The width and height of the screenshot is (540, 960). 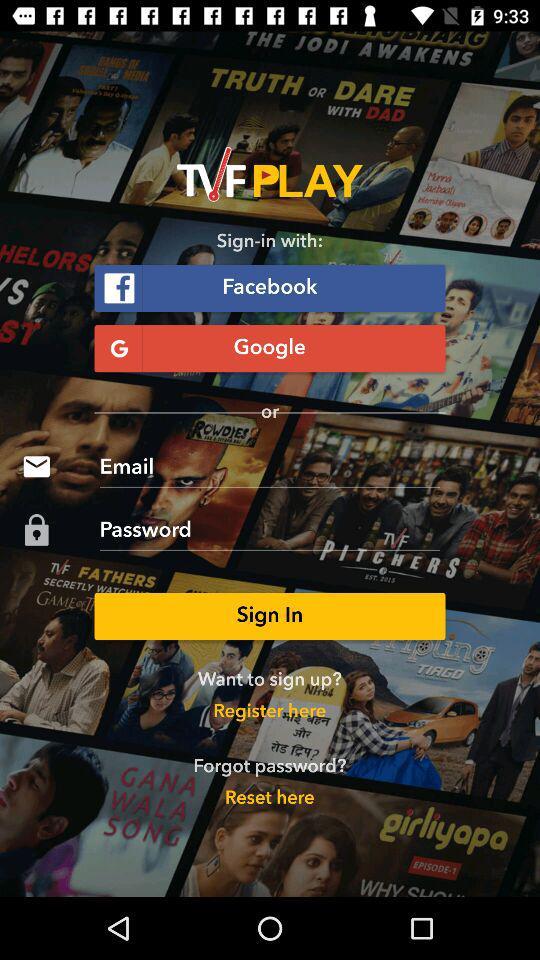 What do you see at coordinates (36, 529) in the screenshot?
I see `the password icon` at bounding box center [36, 529].